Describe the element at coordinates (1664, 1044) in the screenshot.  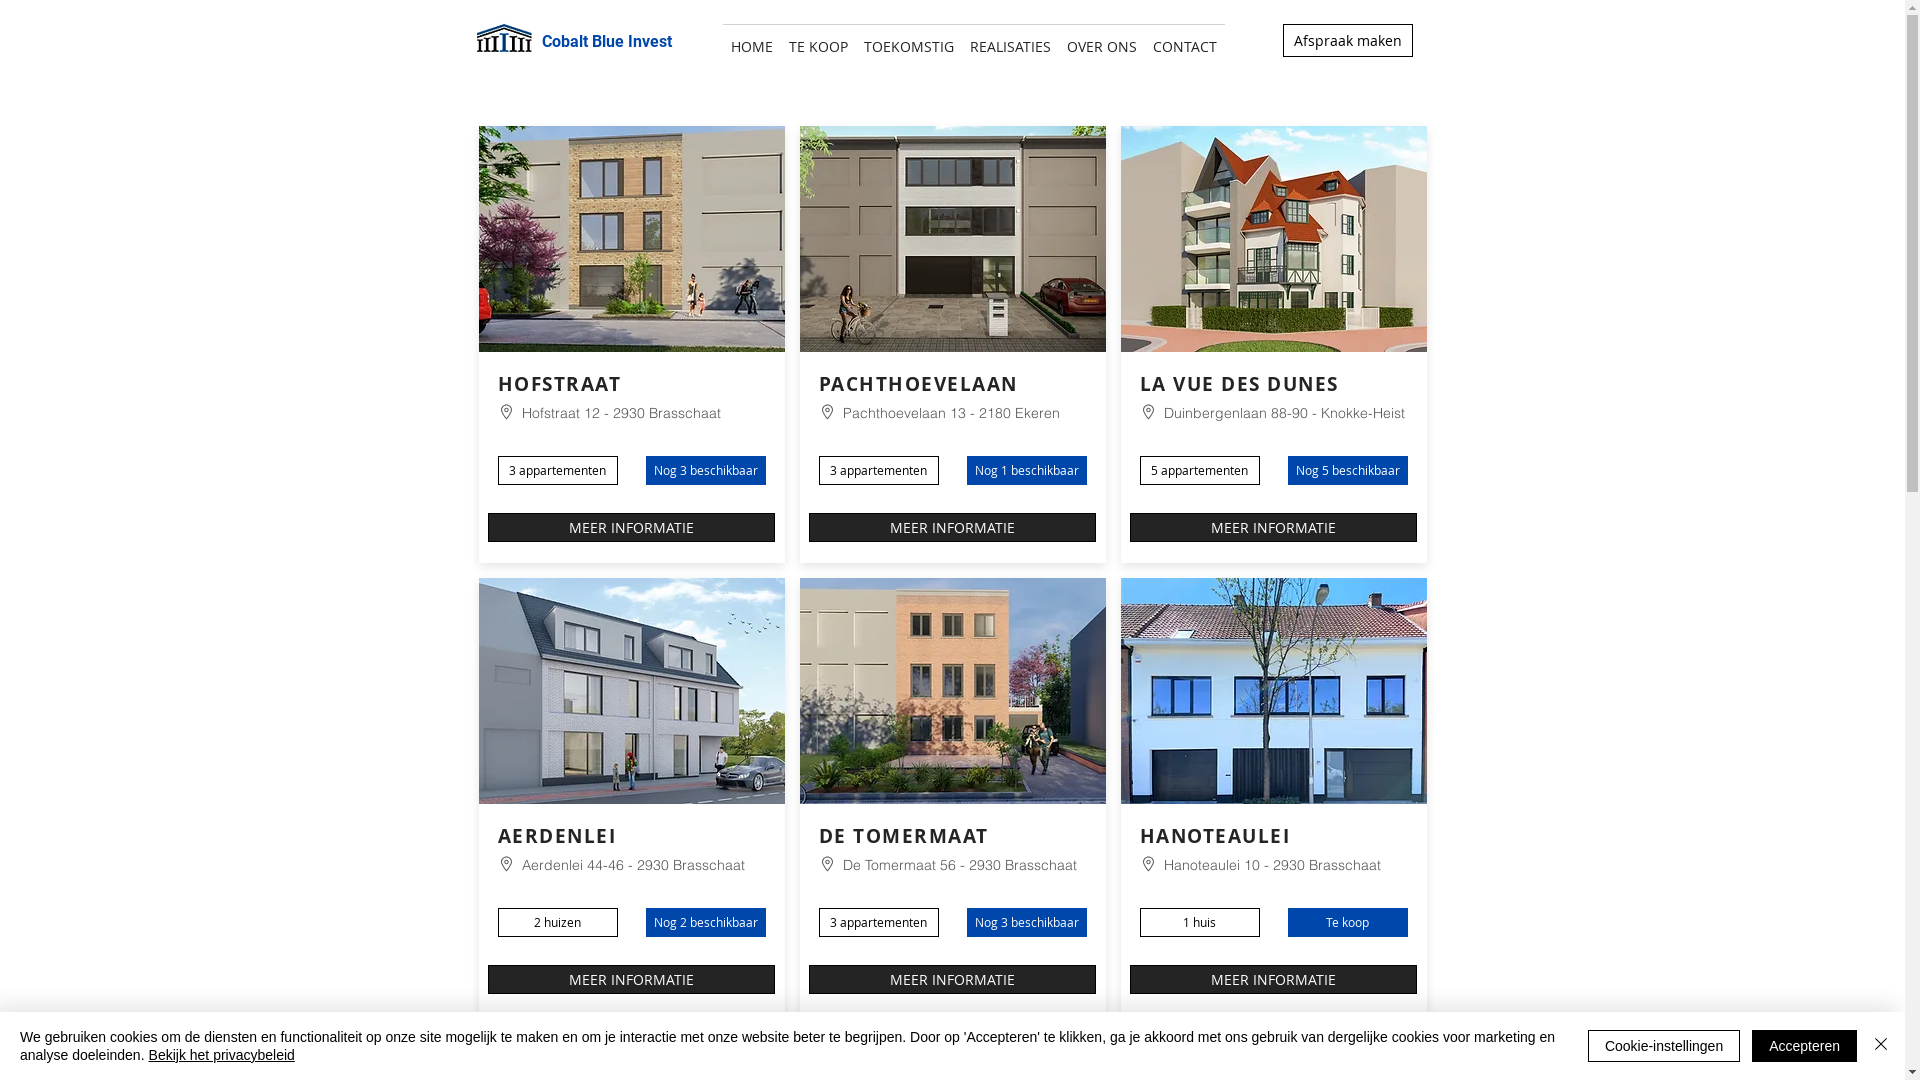
I see `'Cookie-instellingen'` at that location.